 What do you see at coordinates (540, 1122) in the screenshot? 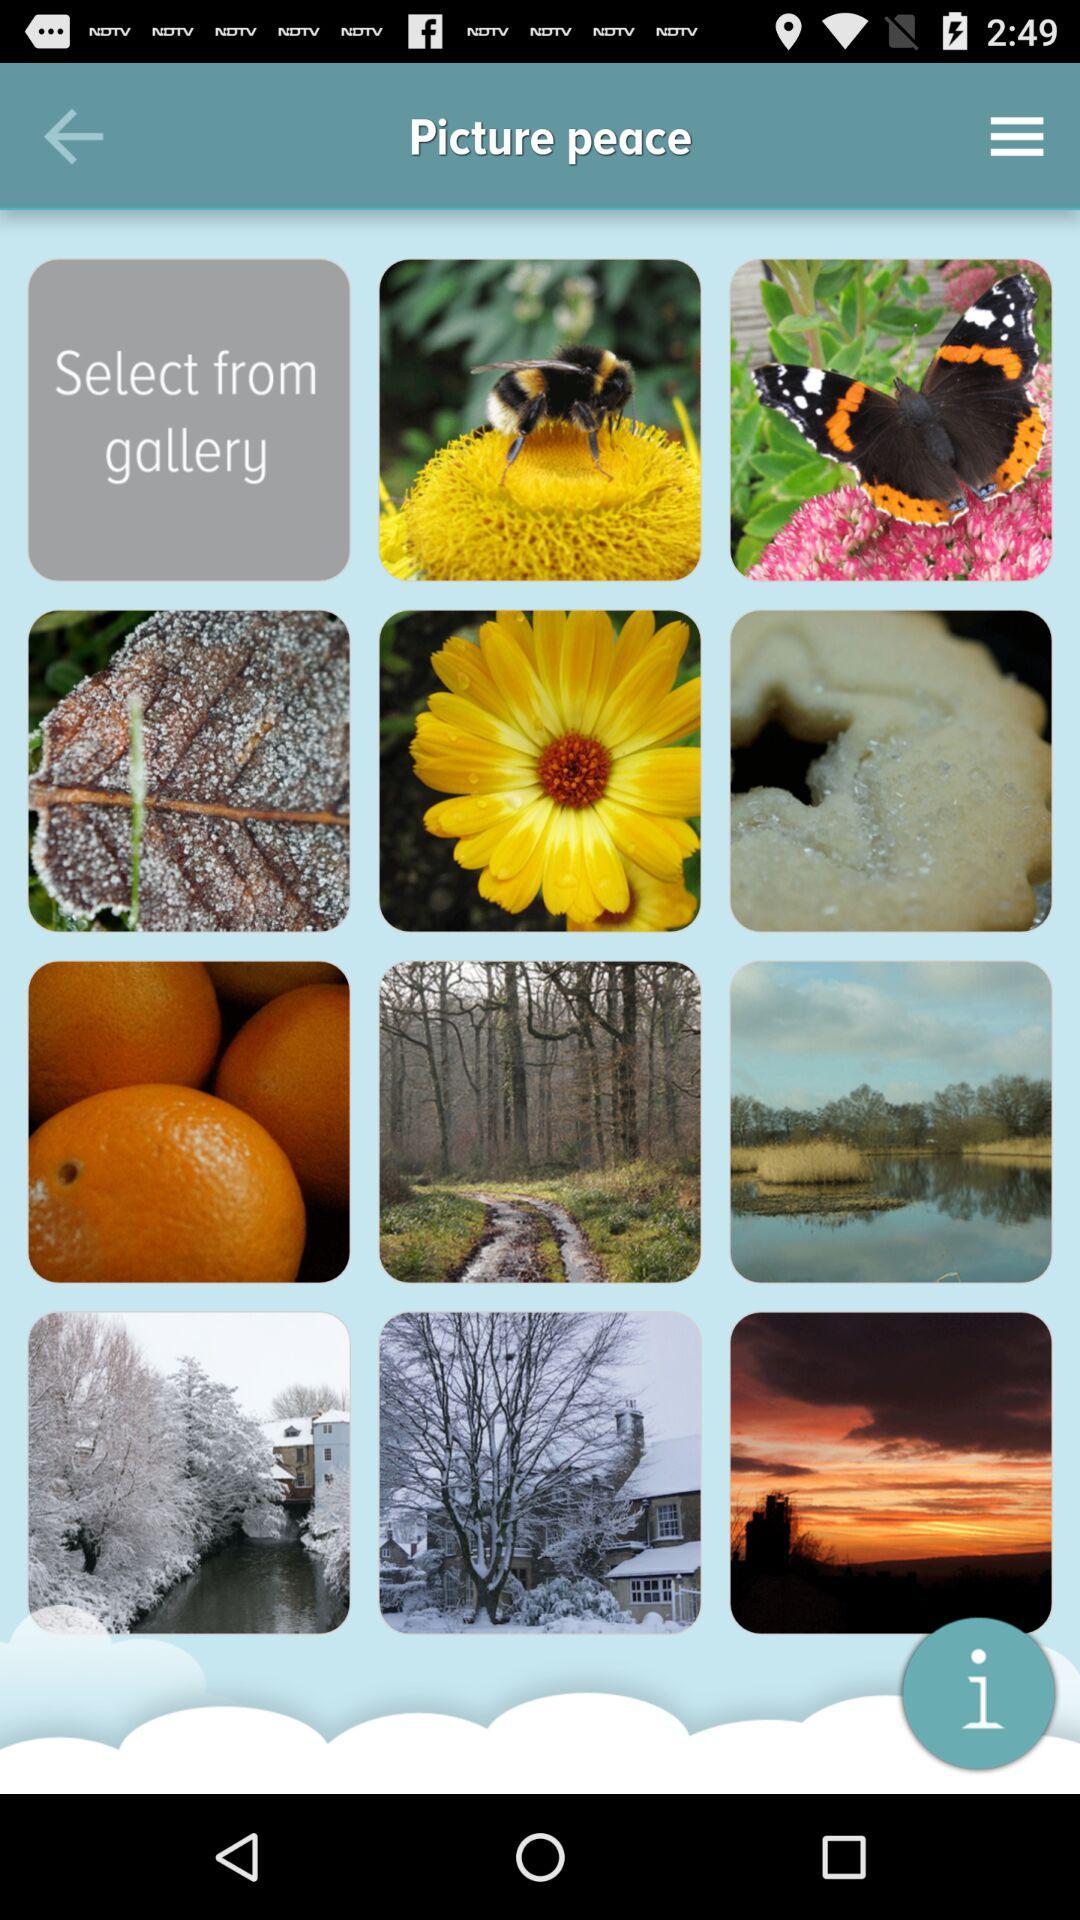
I see `open the image in full view` at bounding box center [540, 1122].